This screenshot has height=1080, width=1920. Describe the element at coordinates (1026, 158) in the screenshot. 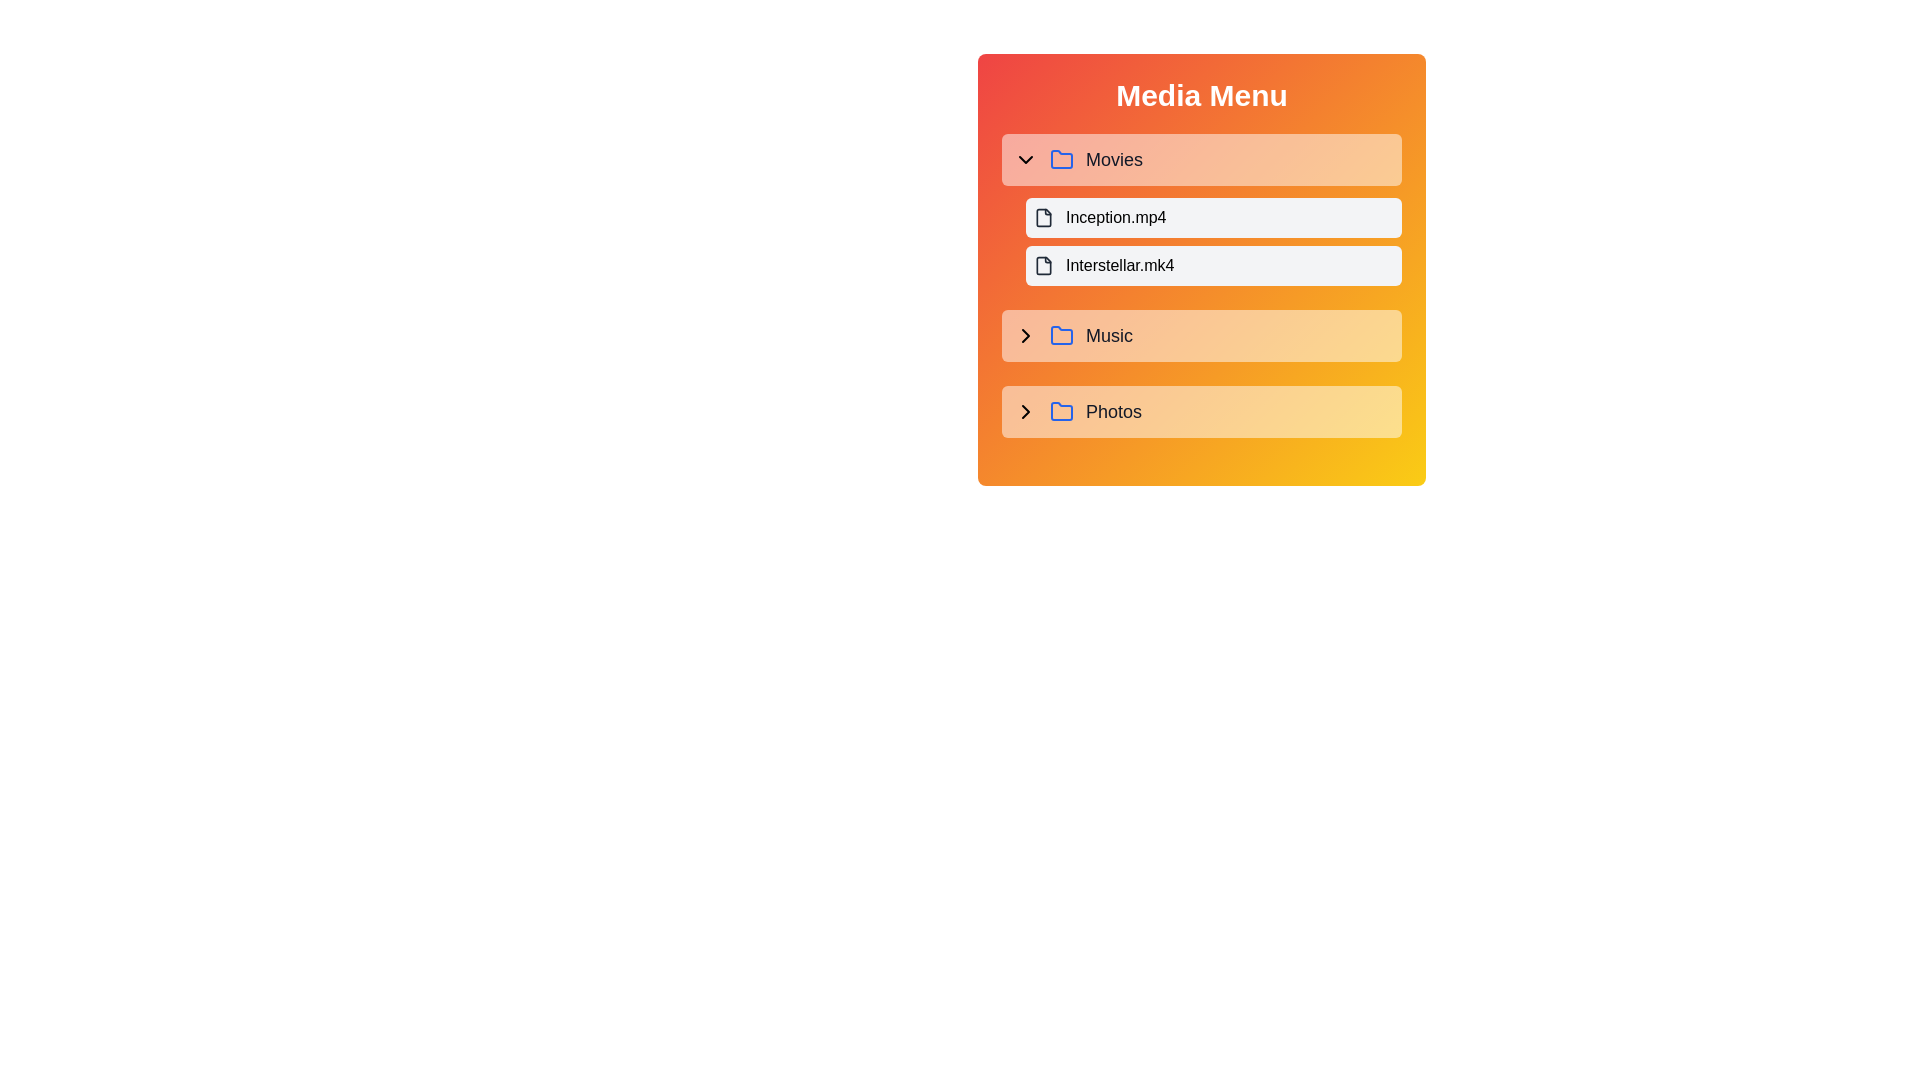

I see `the Dropdown toggle icon located at the beginning of the 'Movies' section` at that location.